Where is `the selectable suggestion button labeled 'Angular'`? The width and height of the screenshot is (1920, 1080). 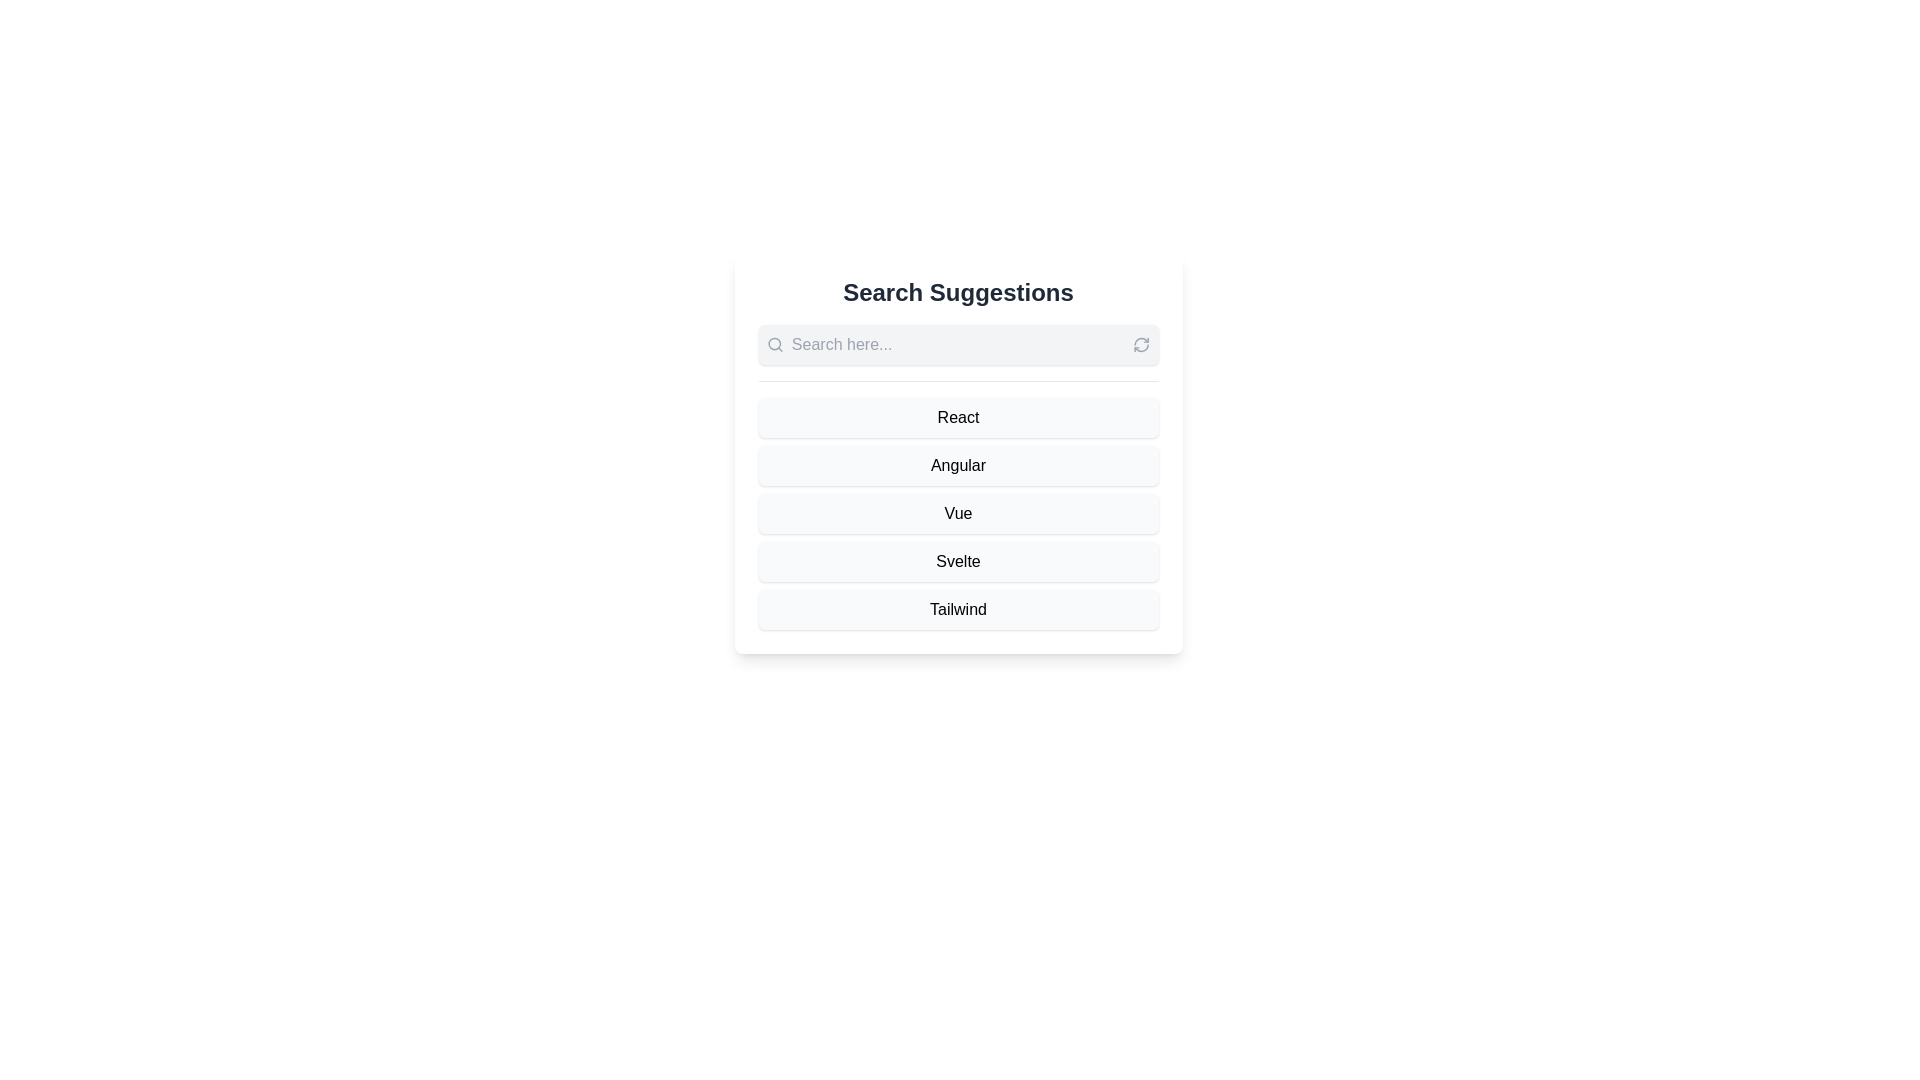
the selectable suggestion button labeled 'Angular' is located at coordinates (957, 453).